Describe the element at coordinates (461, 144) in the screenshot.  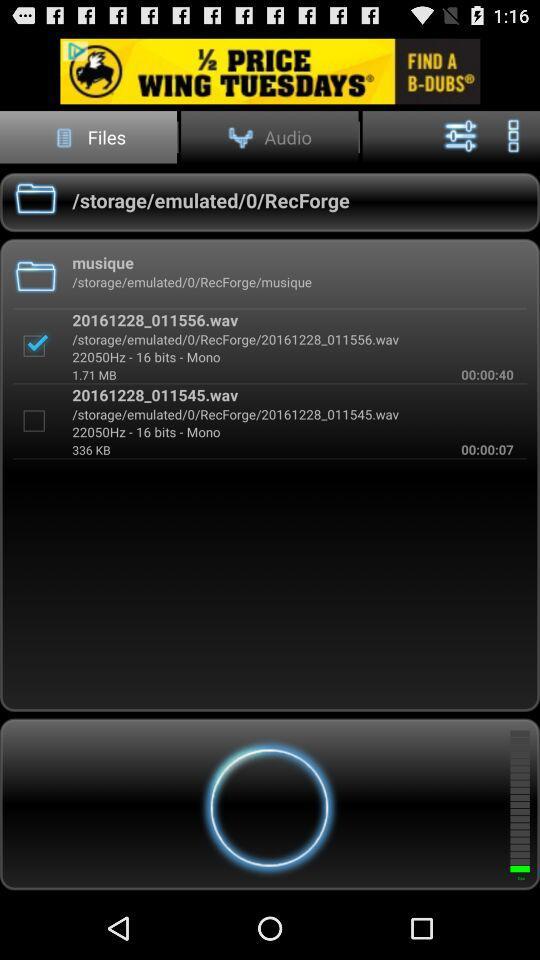
I see `the sliders icon` at that location.